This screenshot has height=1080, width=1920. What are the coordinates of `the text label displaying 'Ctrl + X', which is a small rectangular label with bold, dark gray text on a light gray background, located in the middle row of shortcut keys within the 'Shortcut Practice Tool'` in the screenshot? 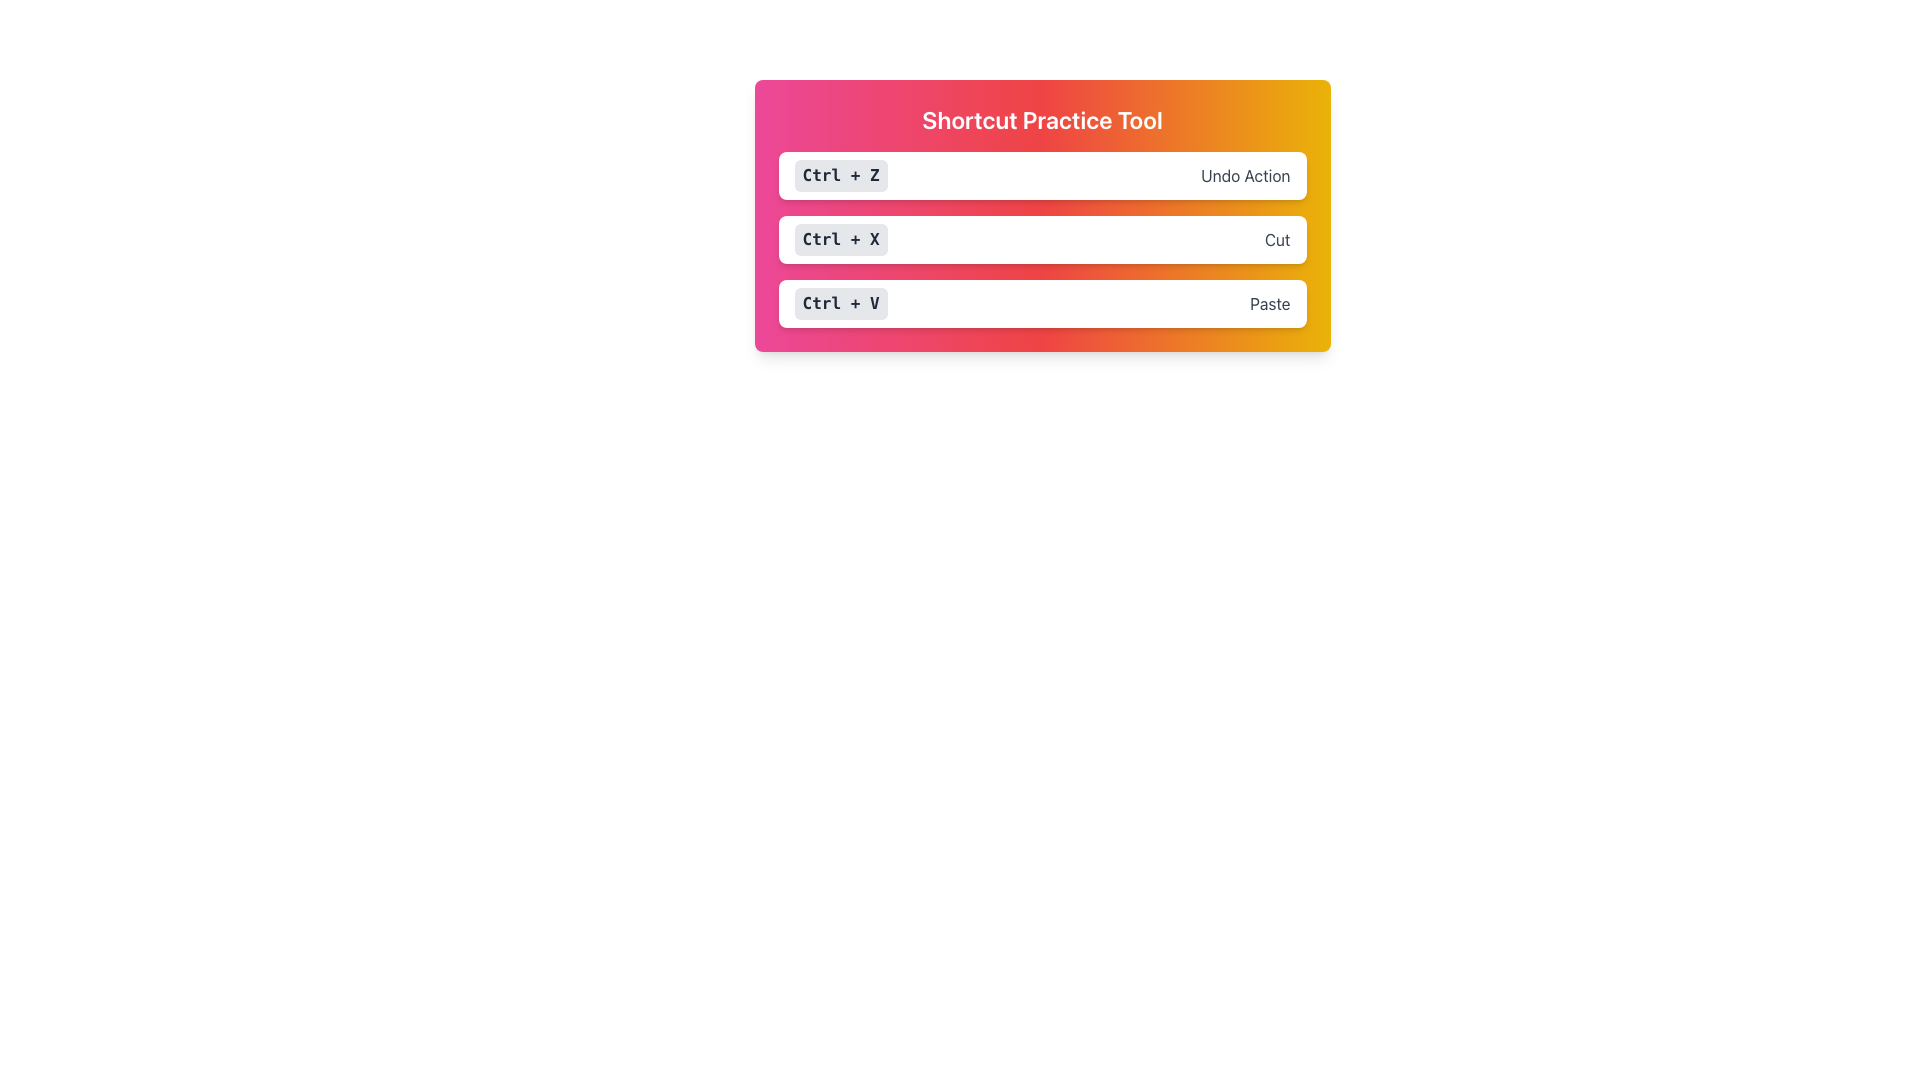 It's located at (840, 238).